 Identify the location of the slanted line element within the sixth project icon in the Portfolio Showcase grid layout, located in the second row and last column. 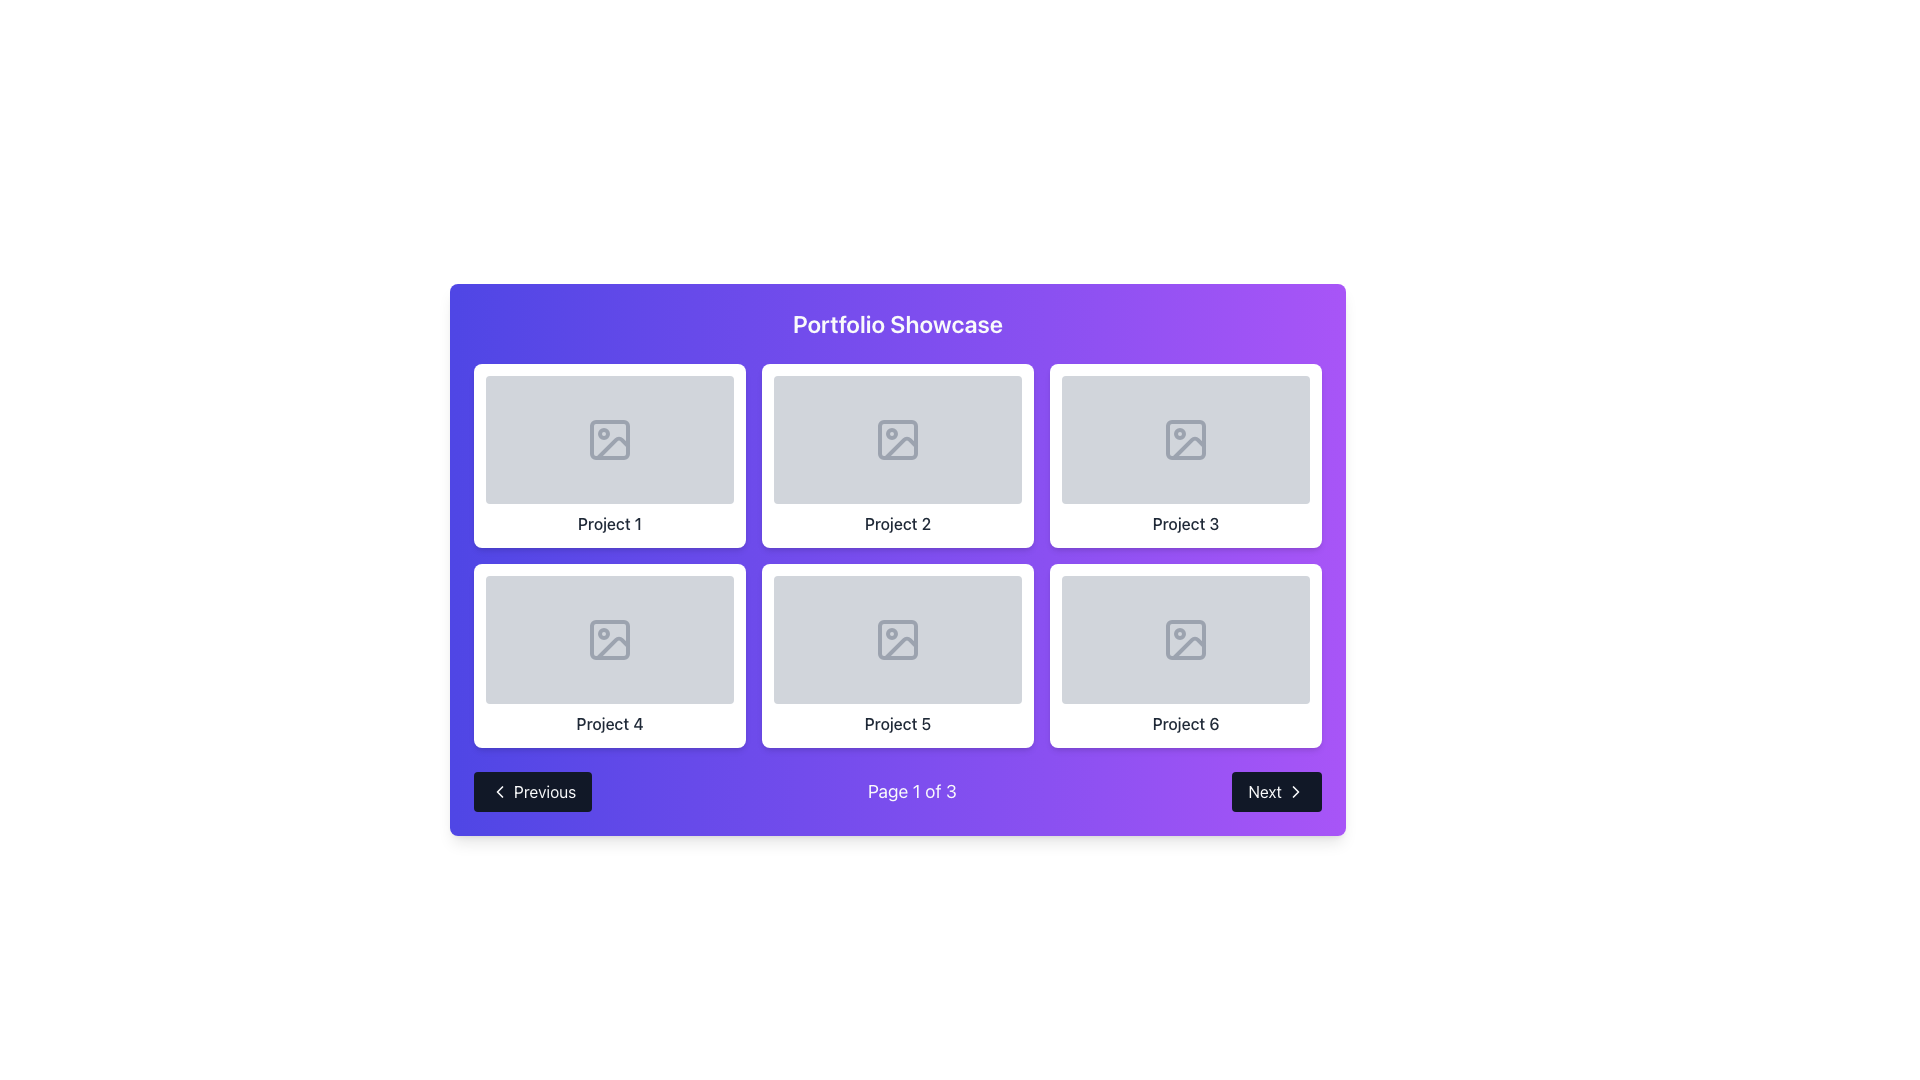
(1189, 648).